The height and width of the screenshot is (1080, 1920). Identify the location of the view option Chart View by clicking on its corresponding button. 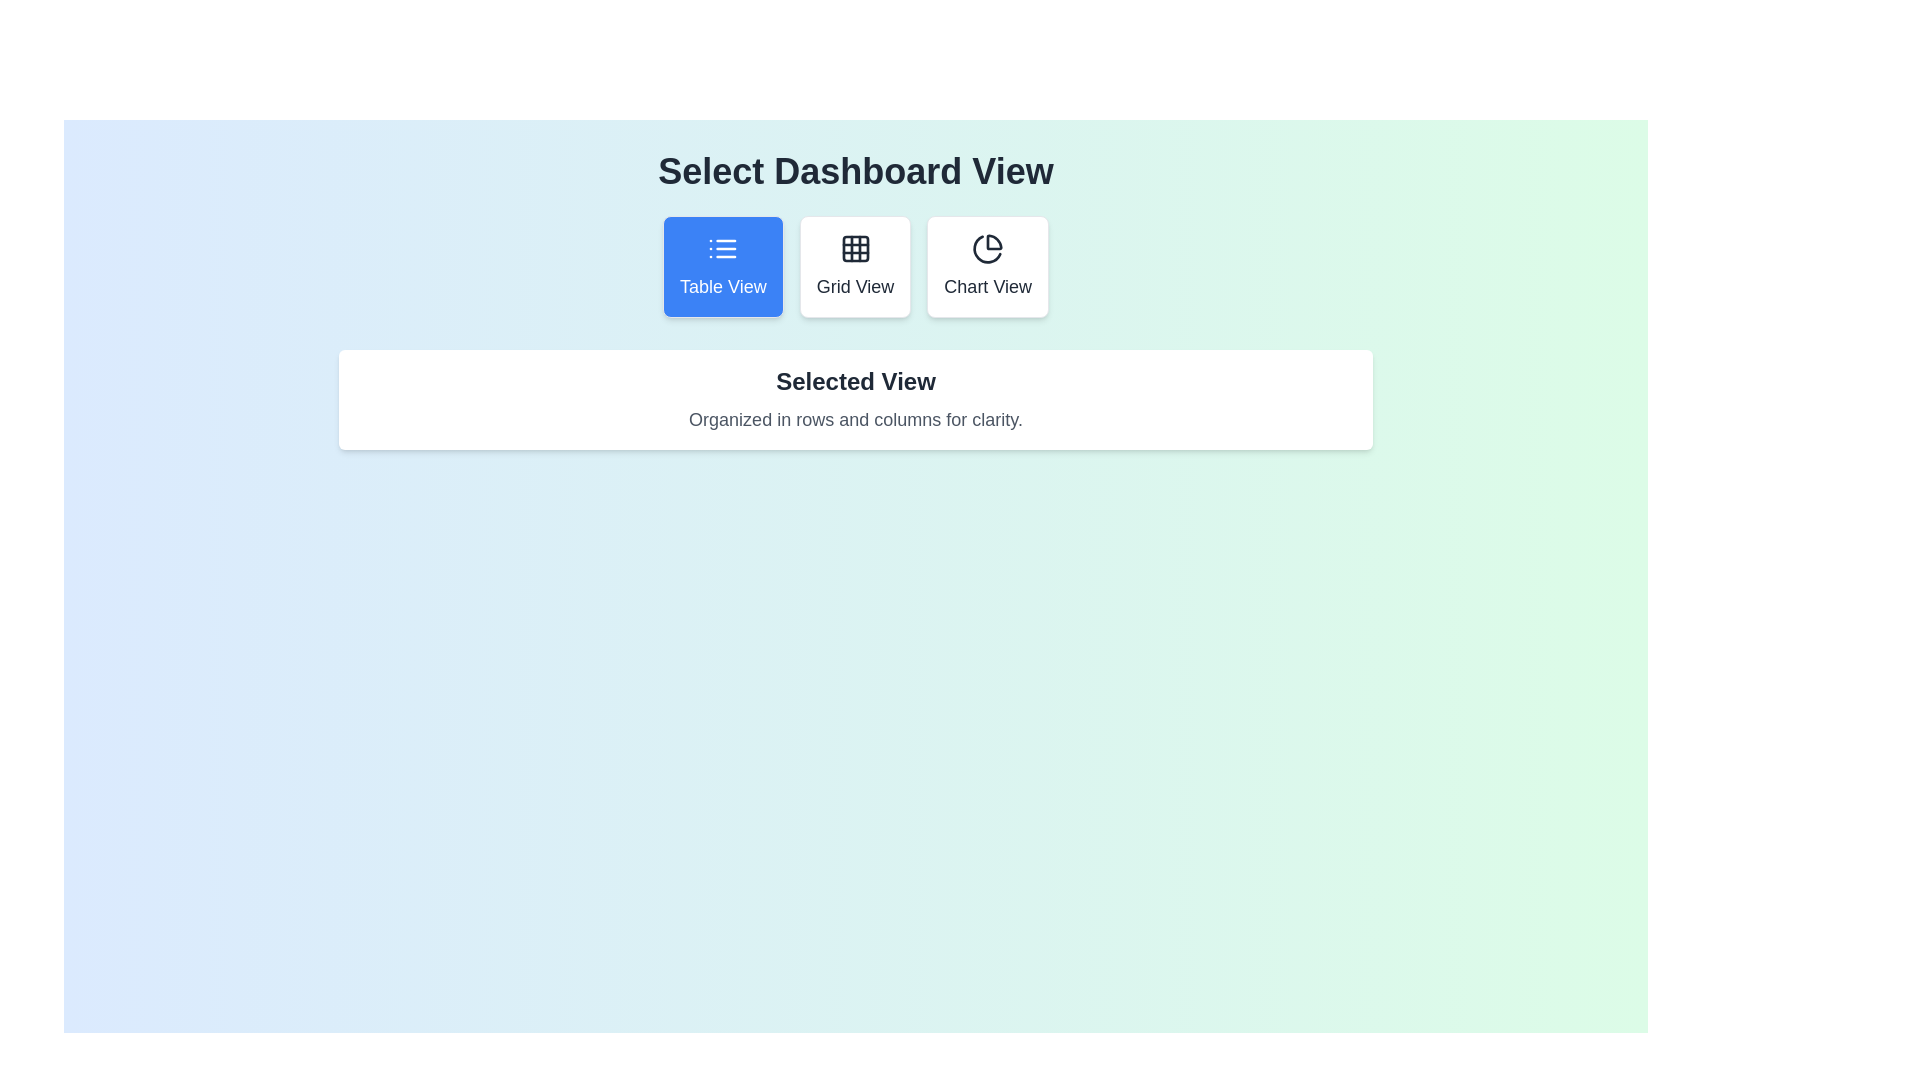
(988, 265).